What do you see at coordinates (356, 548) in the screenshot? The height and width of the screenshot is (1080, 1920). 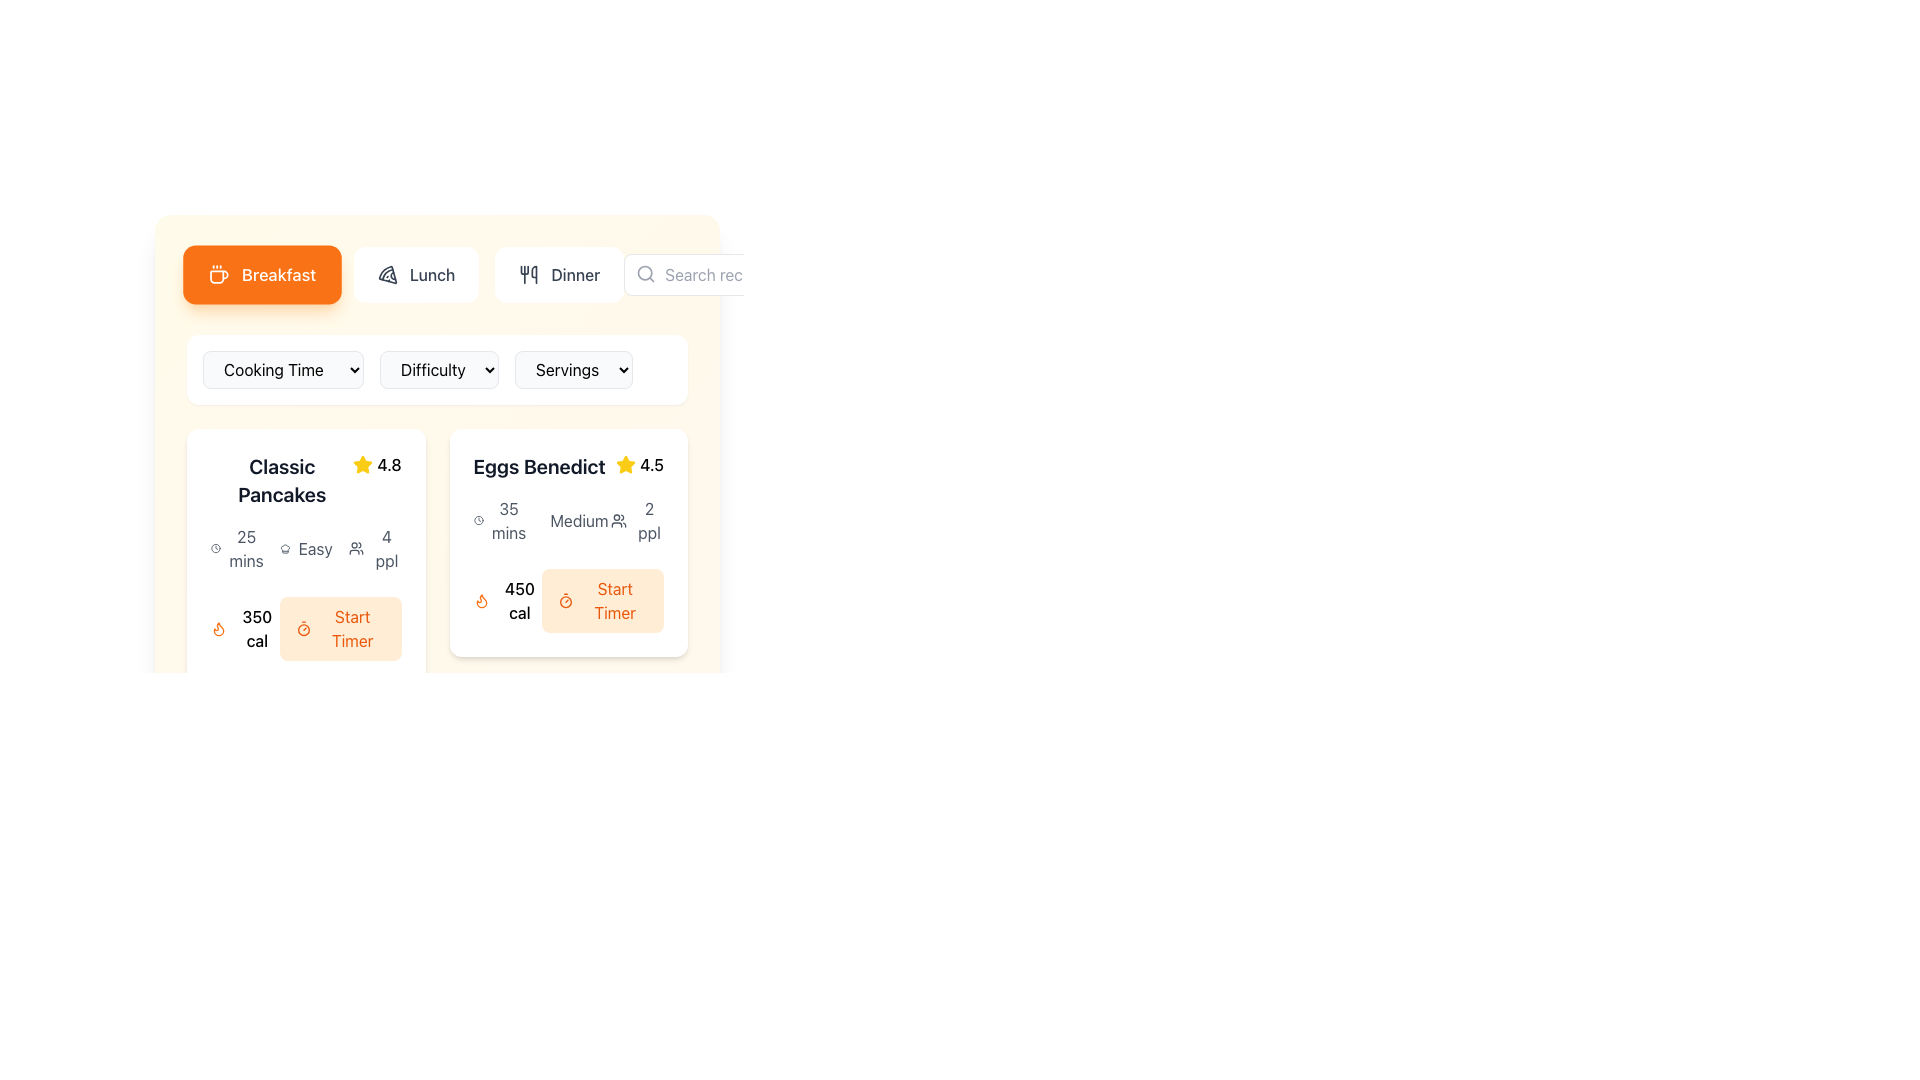 I see `the icon that visually represents a group of individuals, located to the left of the text '4 ppl' which indicates the number of servings or participants` at bounding box center [356, 548].